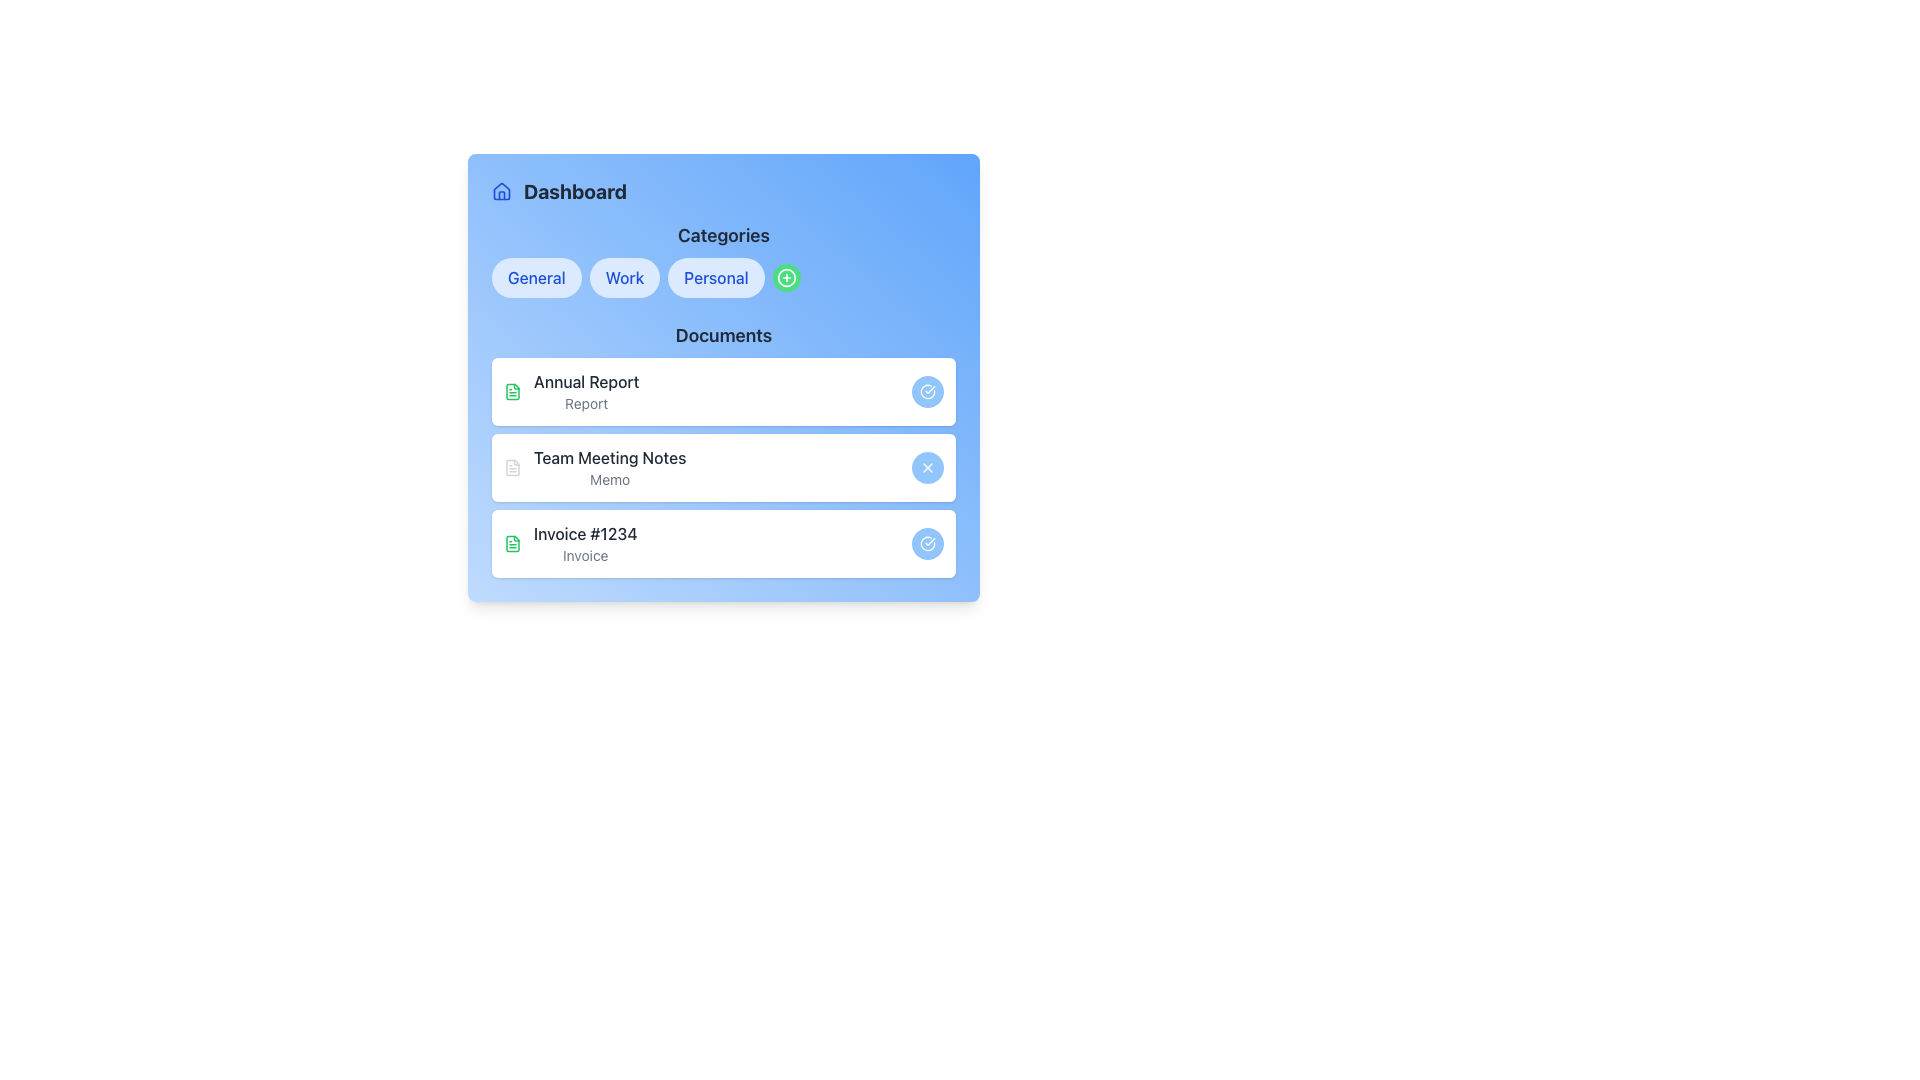  Describe the element at coordinates (926, 467) in the screenshot. I see `the delete icon inside the circular button next to the 'Team Meeting Notes' document entry` at that location.